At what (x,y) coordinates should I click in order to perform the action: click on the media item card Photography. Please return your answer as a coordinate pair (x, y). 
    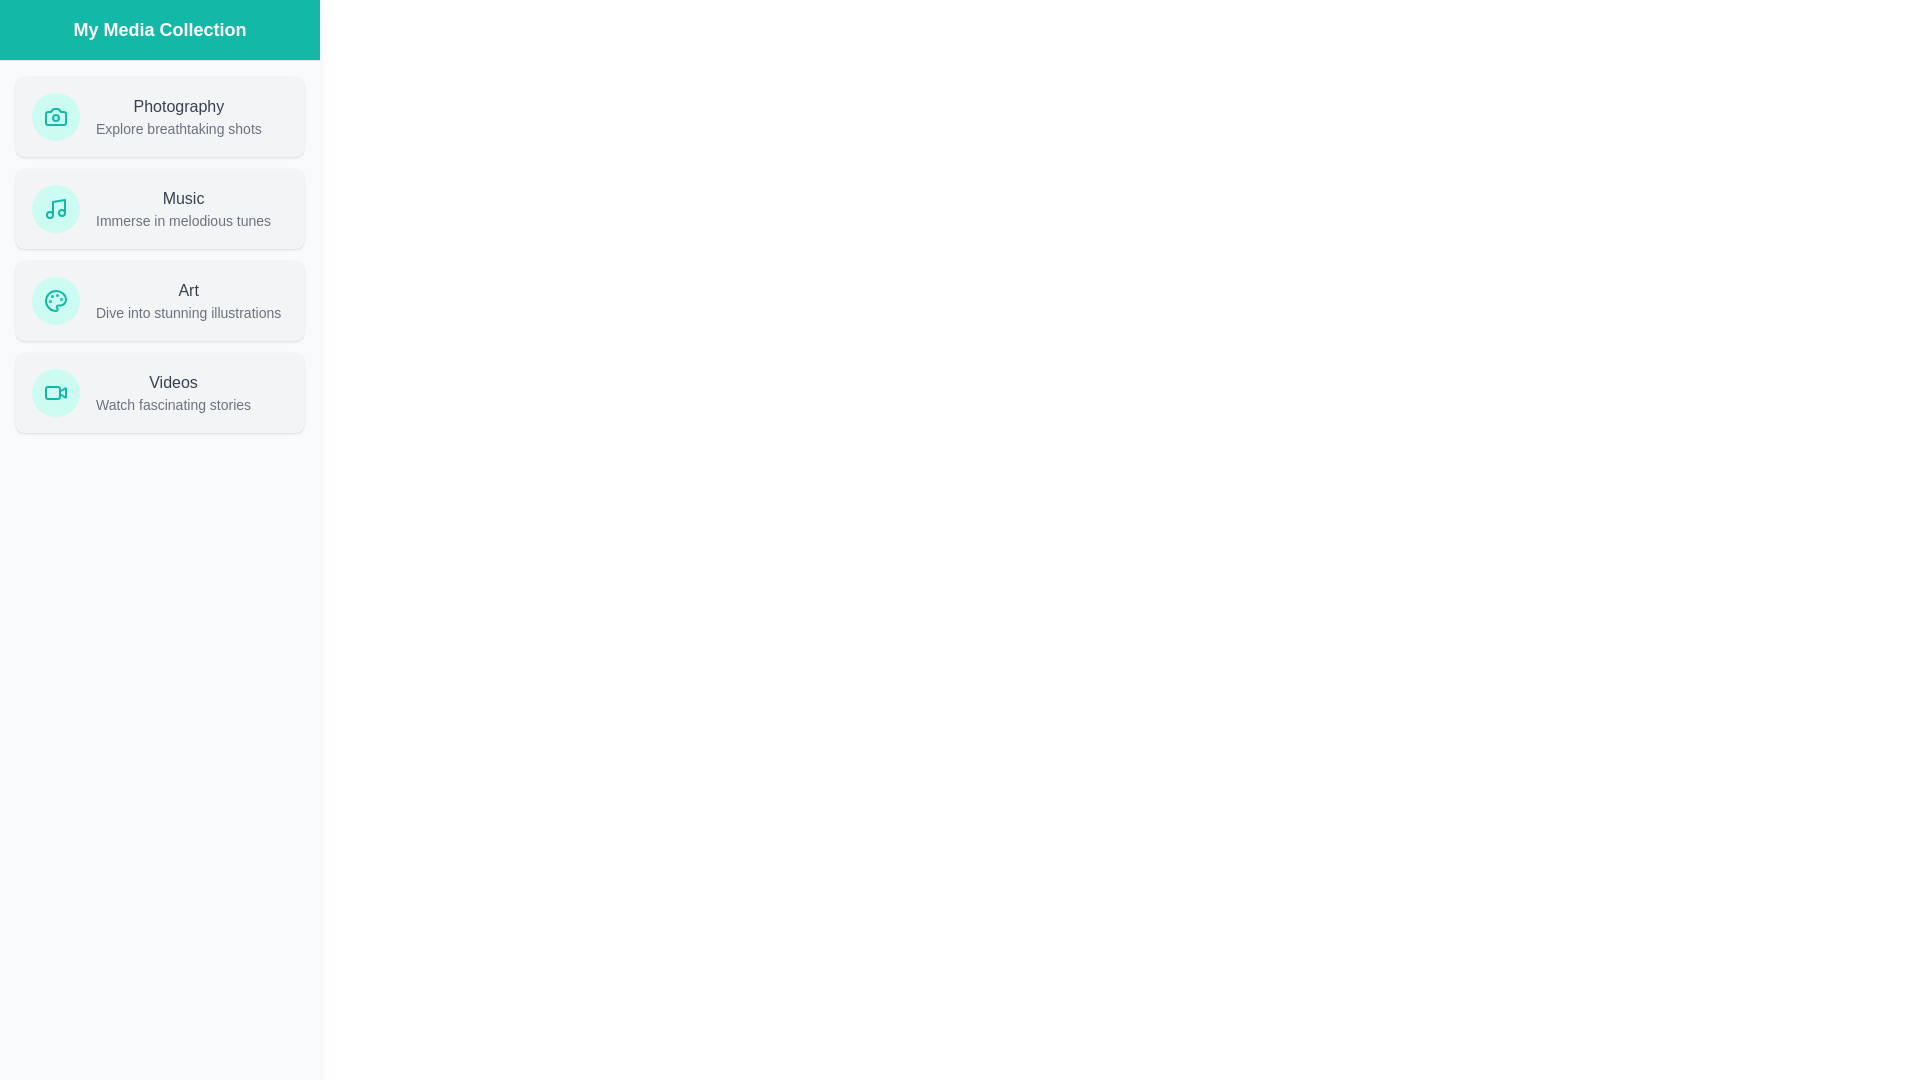
    Looking at the image, I should click on (158, 116).